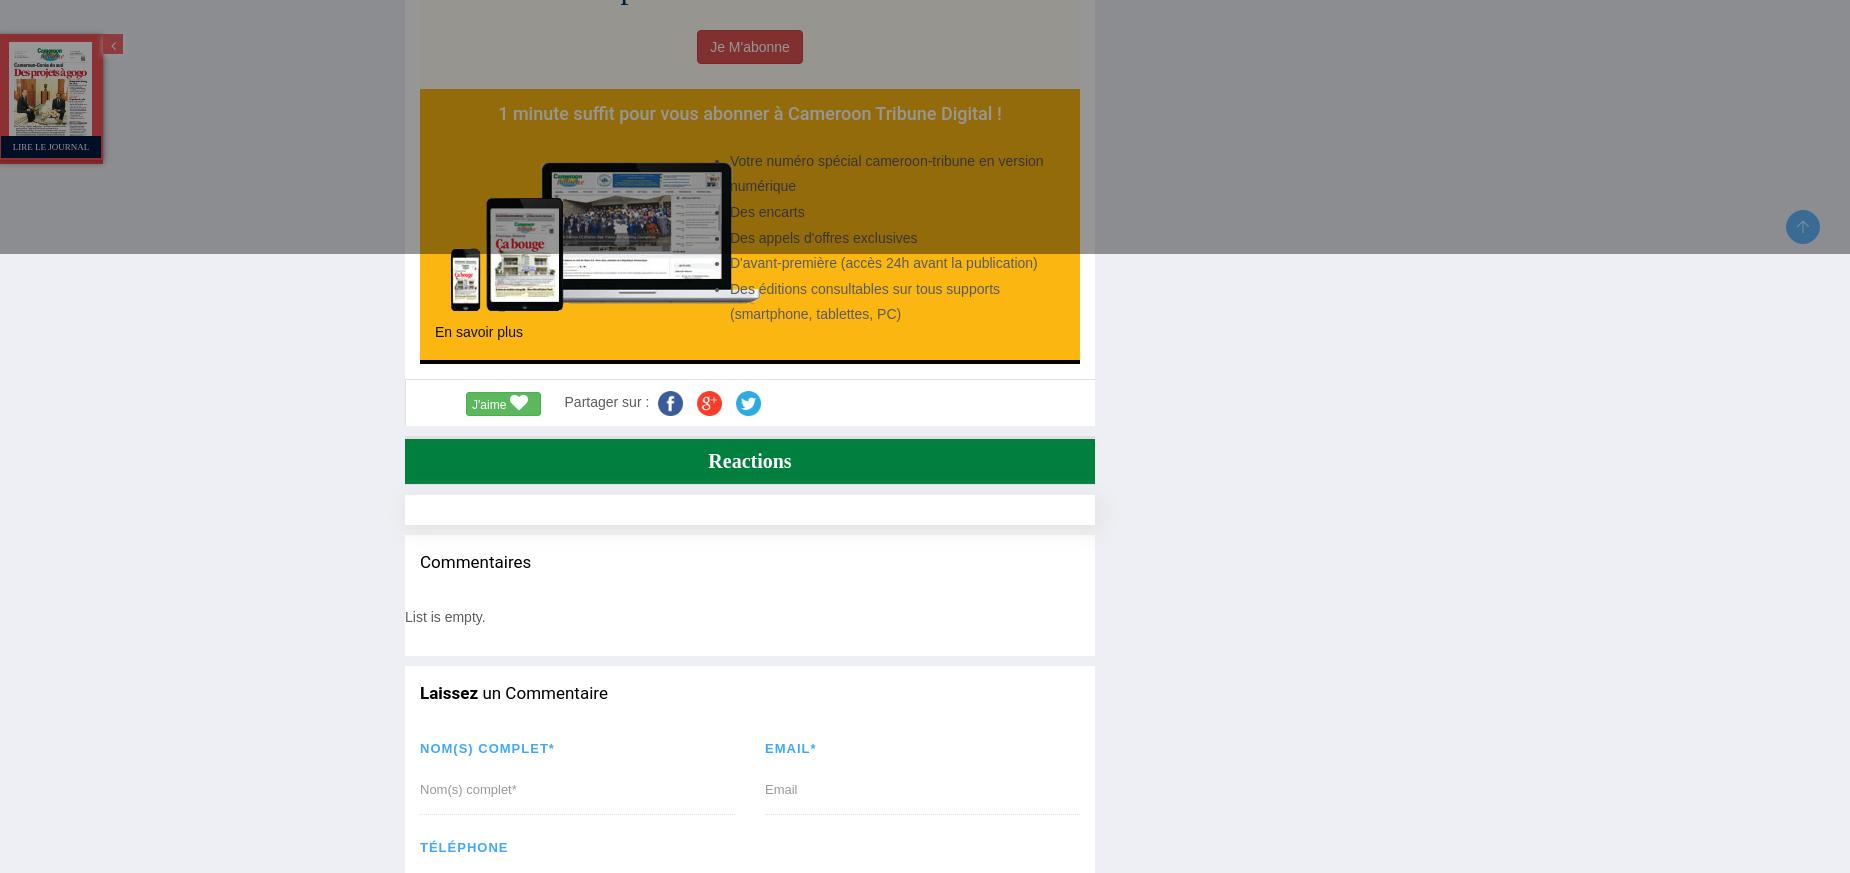  I want to click on 'Téléphone', so click(462, 847).